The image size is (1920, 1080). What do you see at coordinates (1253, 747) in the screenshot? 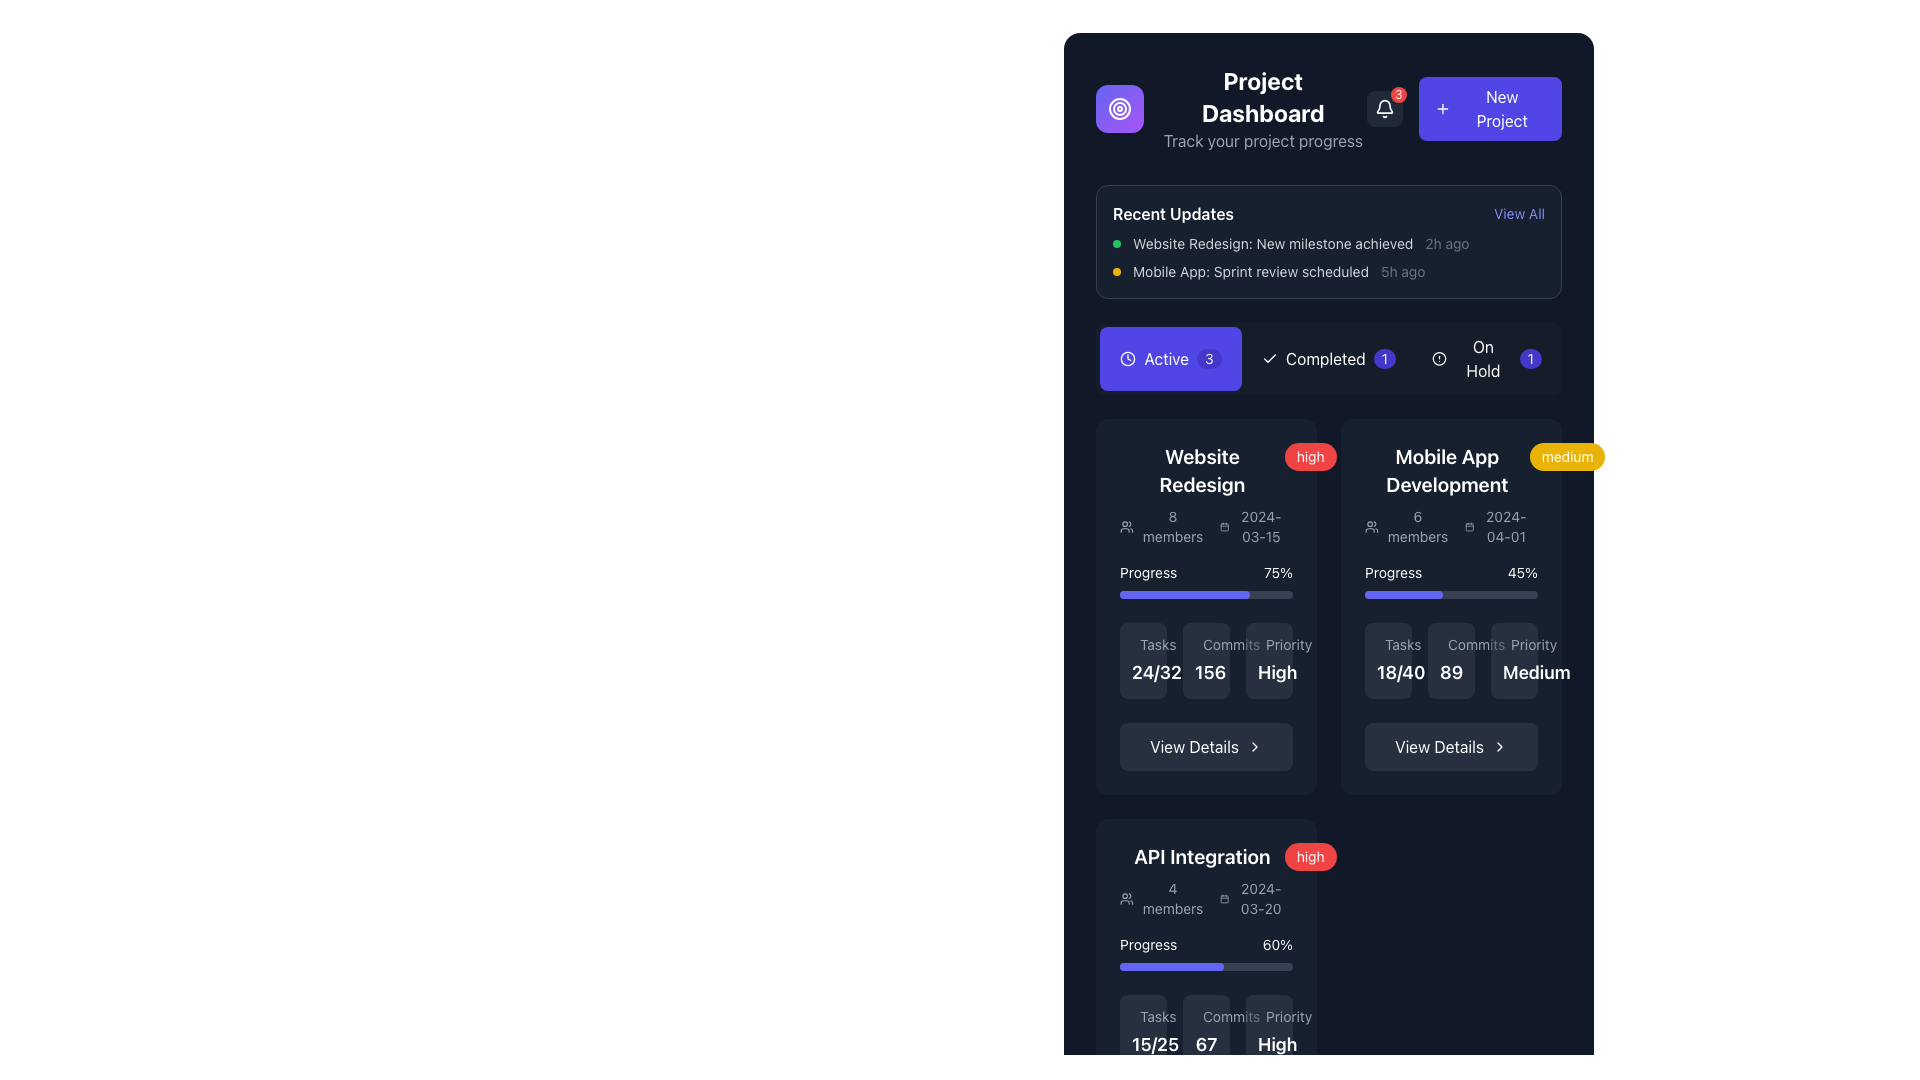
I see `the chevron icon located immediately after the text 'View Details' on the far right of the button, which serves as a visual cue for navigating forward or accessing more details` at bounding box center [1253, 747].